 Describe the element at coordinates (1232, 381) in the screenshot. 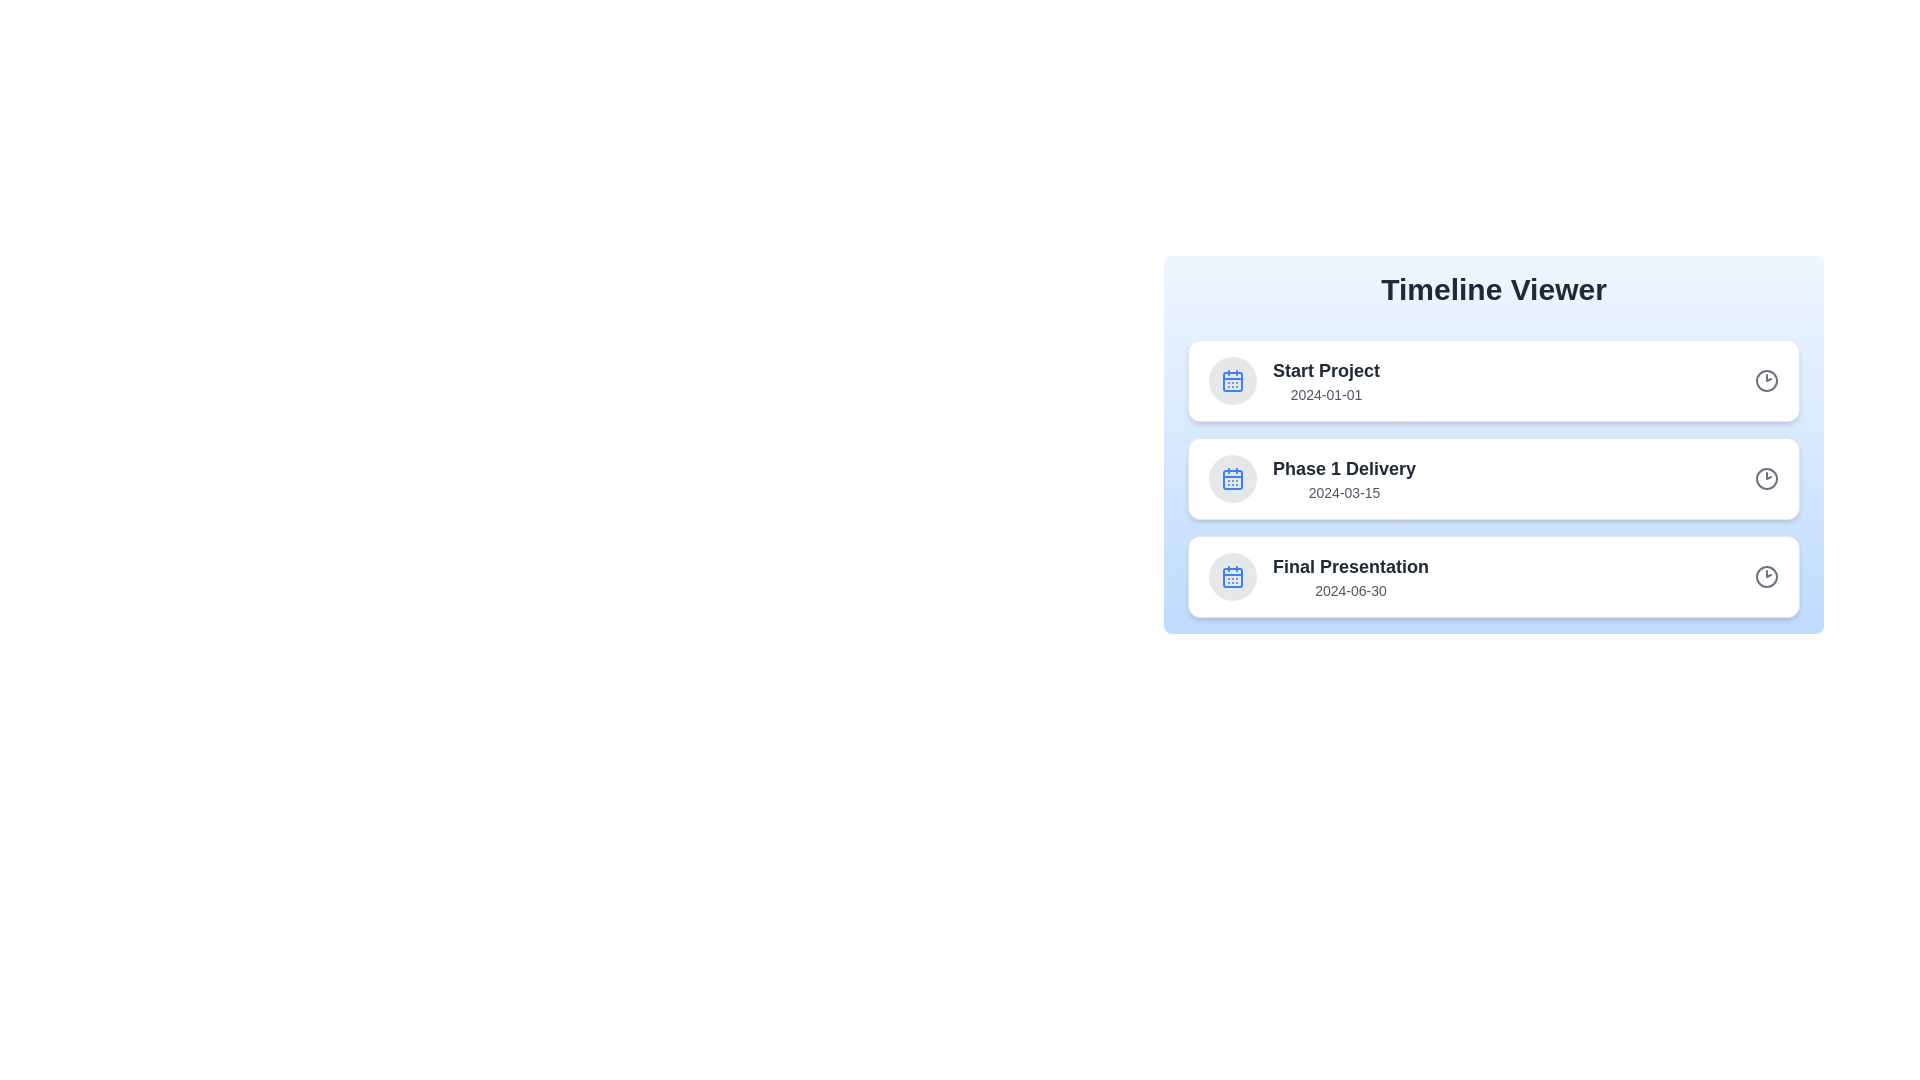

I see `the calendar icon located to the left of the text 'Start Project' within the vertical list layout by moving the cursor to its center point` at that location.